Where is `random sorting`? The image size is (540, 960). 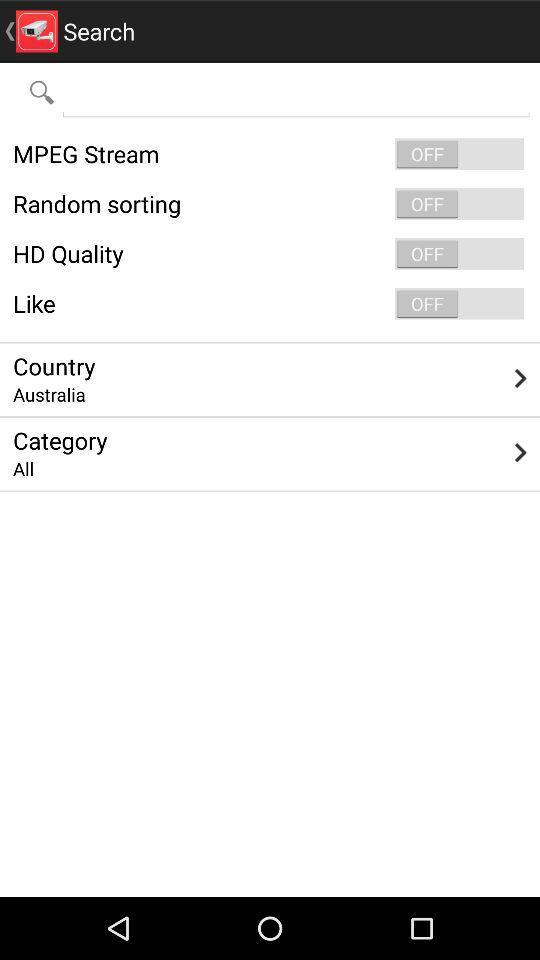
random sorting is located at coordinates (270, 204).